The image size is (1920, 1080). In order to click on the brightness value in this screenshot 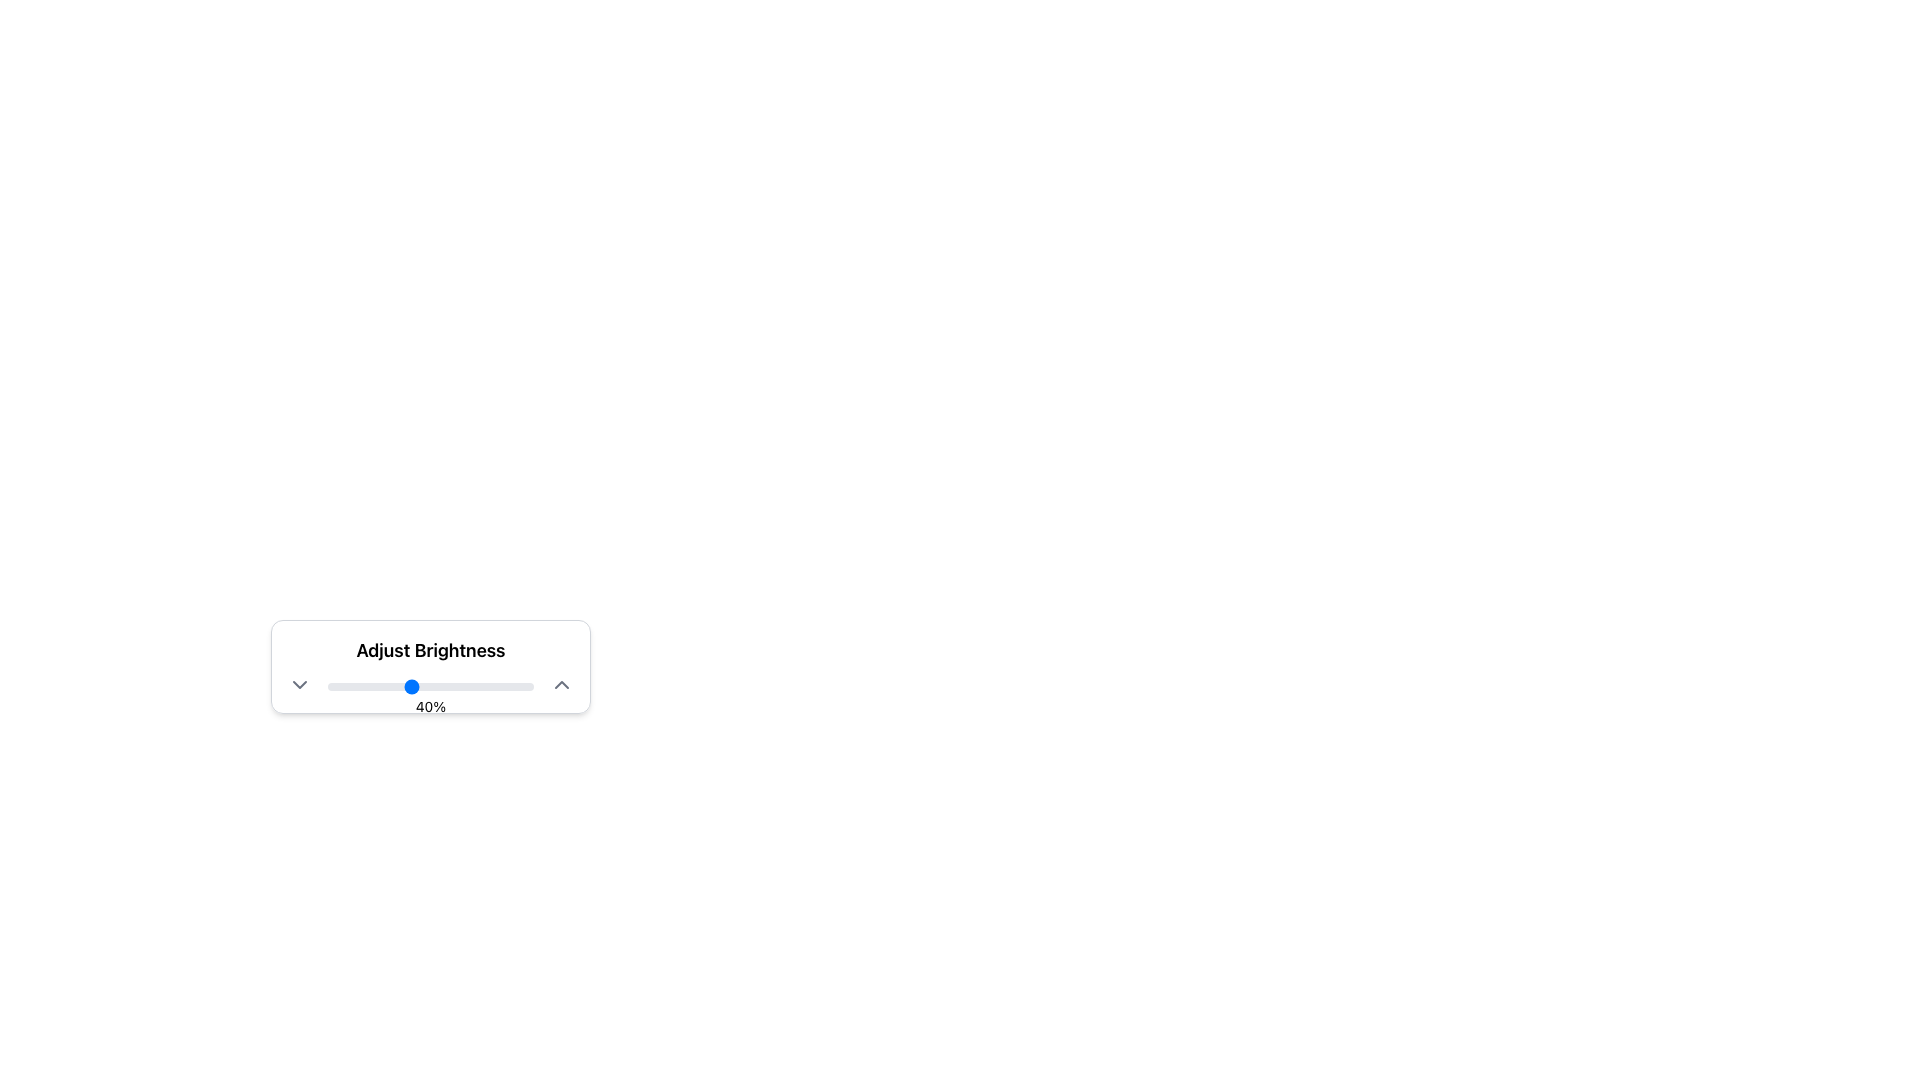, I will do `click(458, 685)`.